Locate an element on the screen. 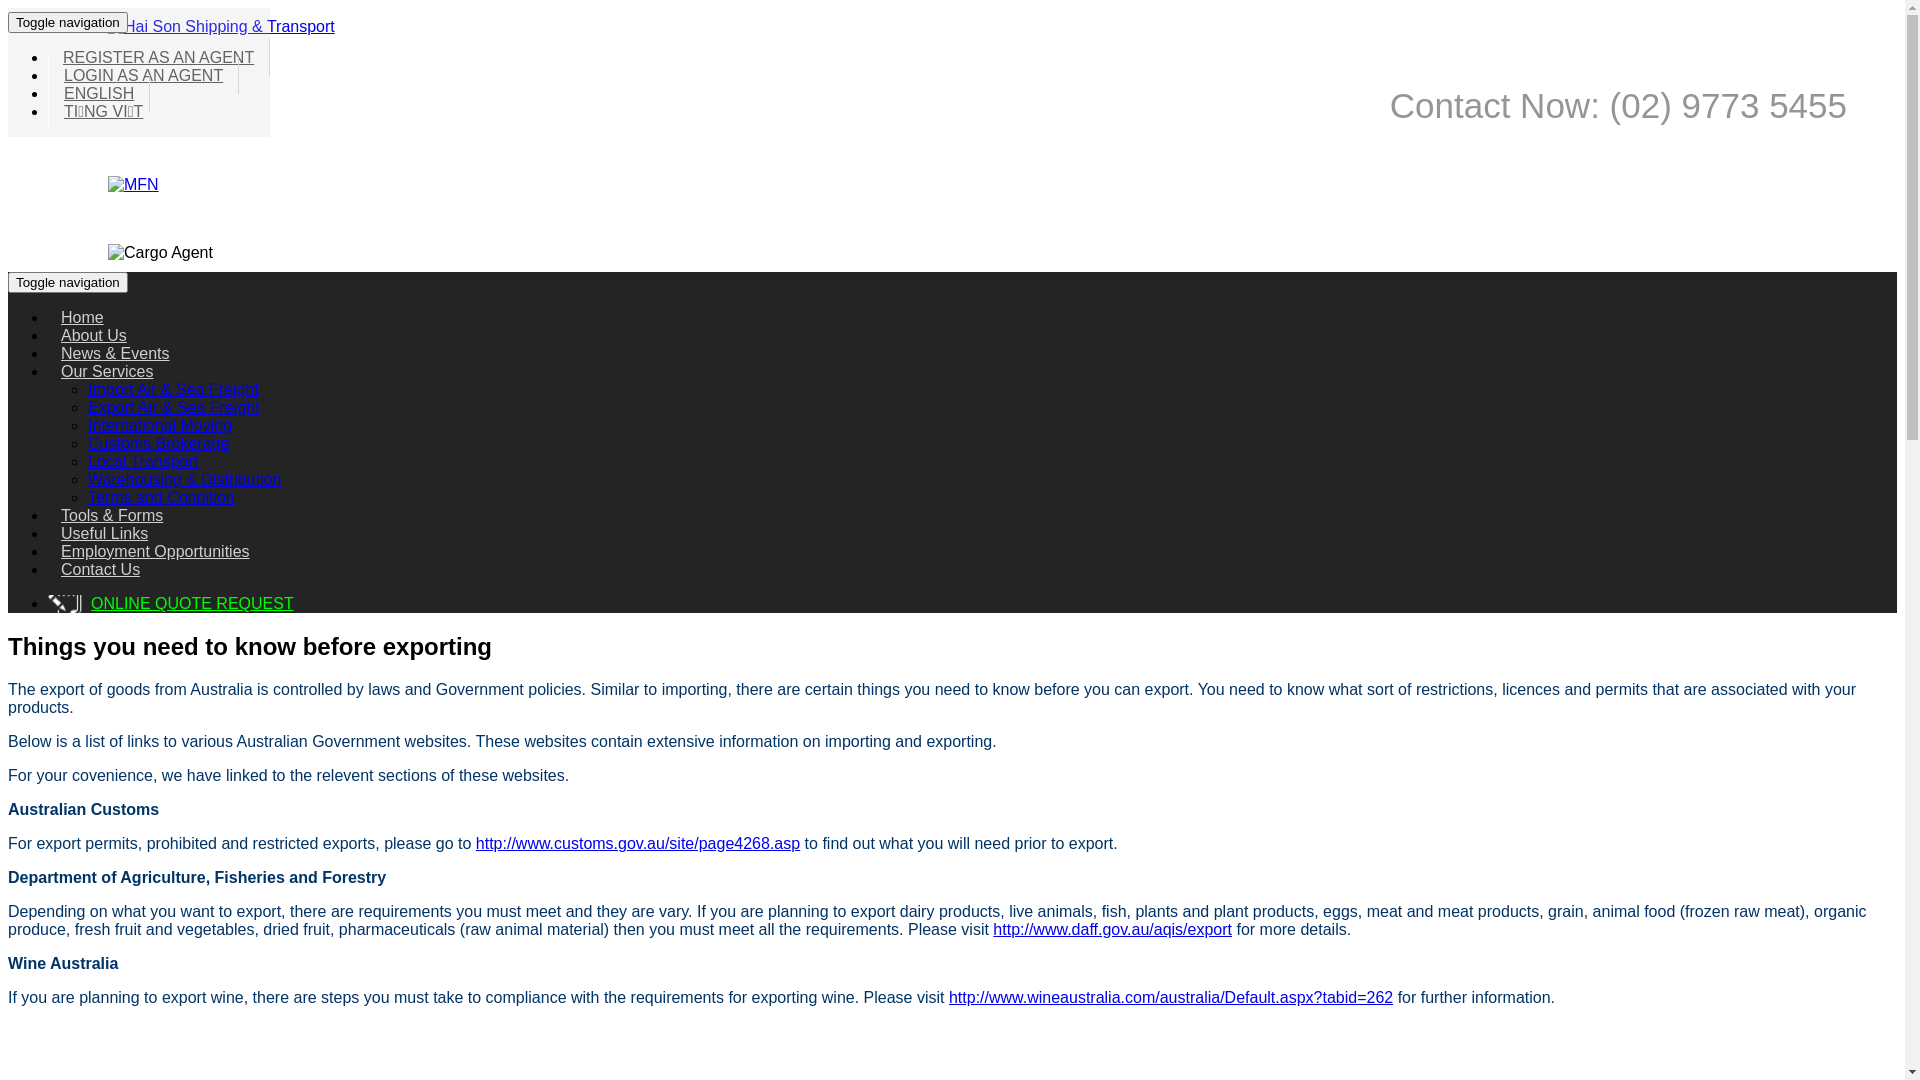 The image size is (1920, 1080). 'http://www.customs.gov.au/site/page4268.asp' is located at coordinates (637, 843).